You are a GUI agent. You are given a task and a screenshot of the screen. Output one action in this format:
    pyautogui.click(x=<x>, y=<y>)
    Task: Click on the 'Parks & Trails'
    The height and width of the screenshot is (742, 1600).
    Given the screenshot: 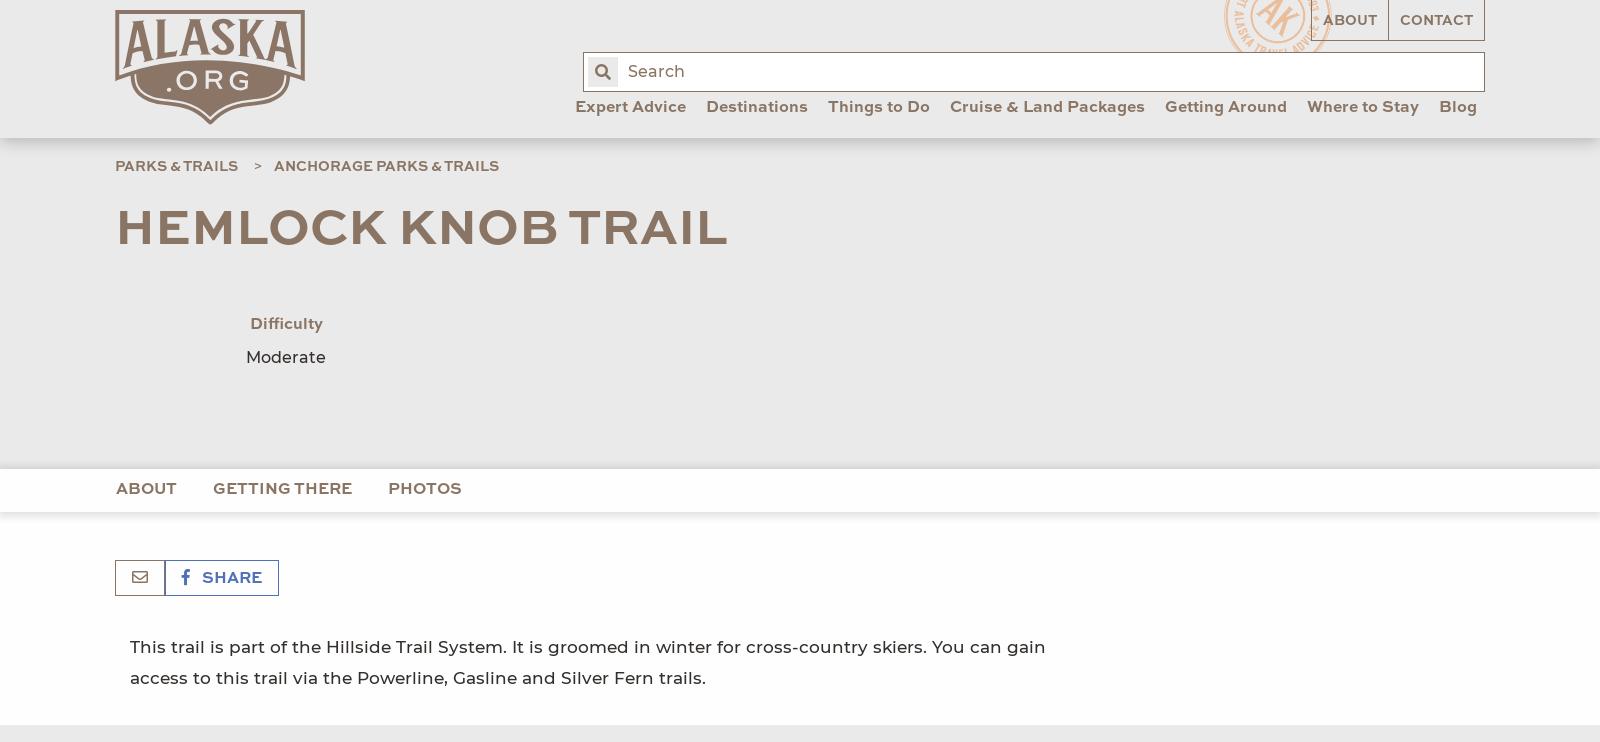 What is the action you would take?
    pyautogui.click(x=114, y=164)
    